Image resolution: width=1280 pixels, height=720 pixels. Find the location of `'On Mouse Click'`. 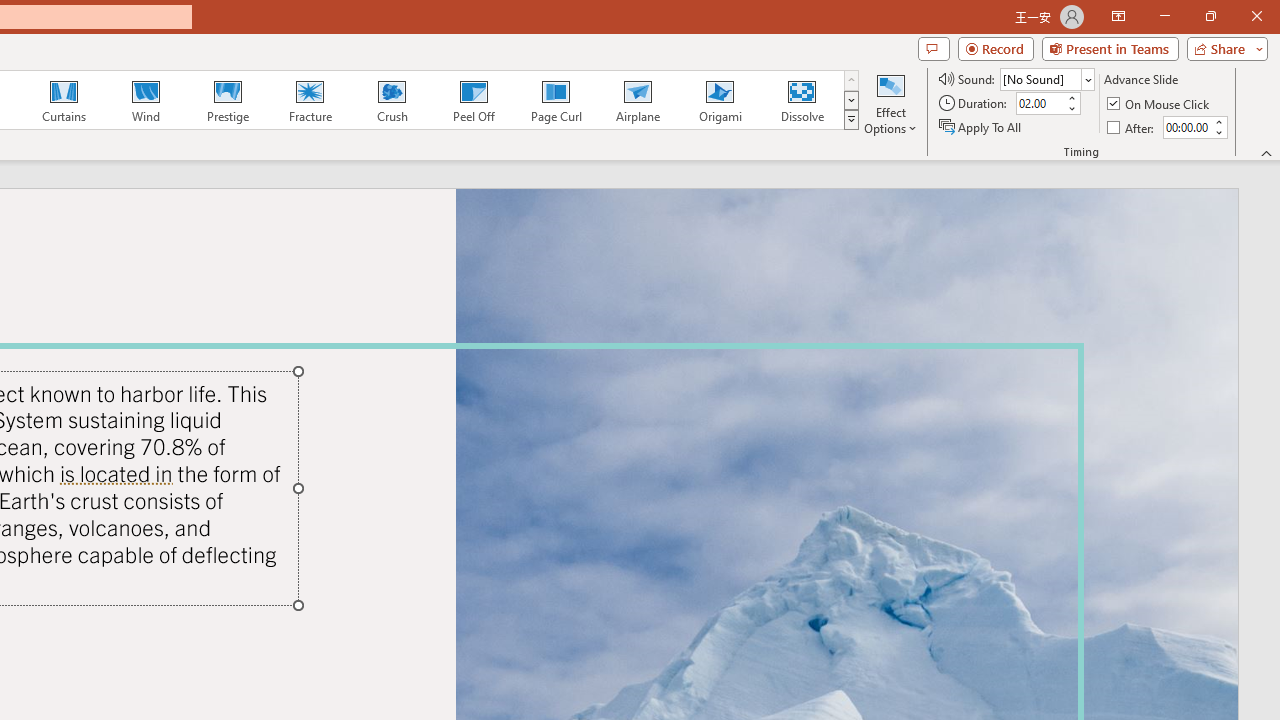

'On Mouse Click' is located at coordinates (1159, 103).